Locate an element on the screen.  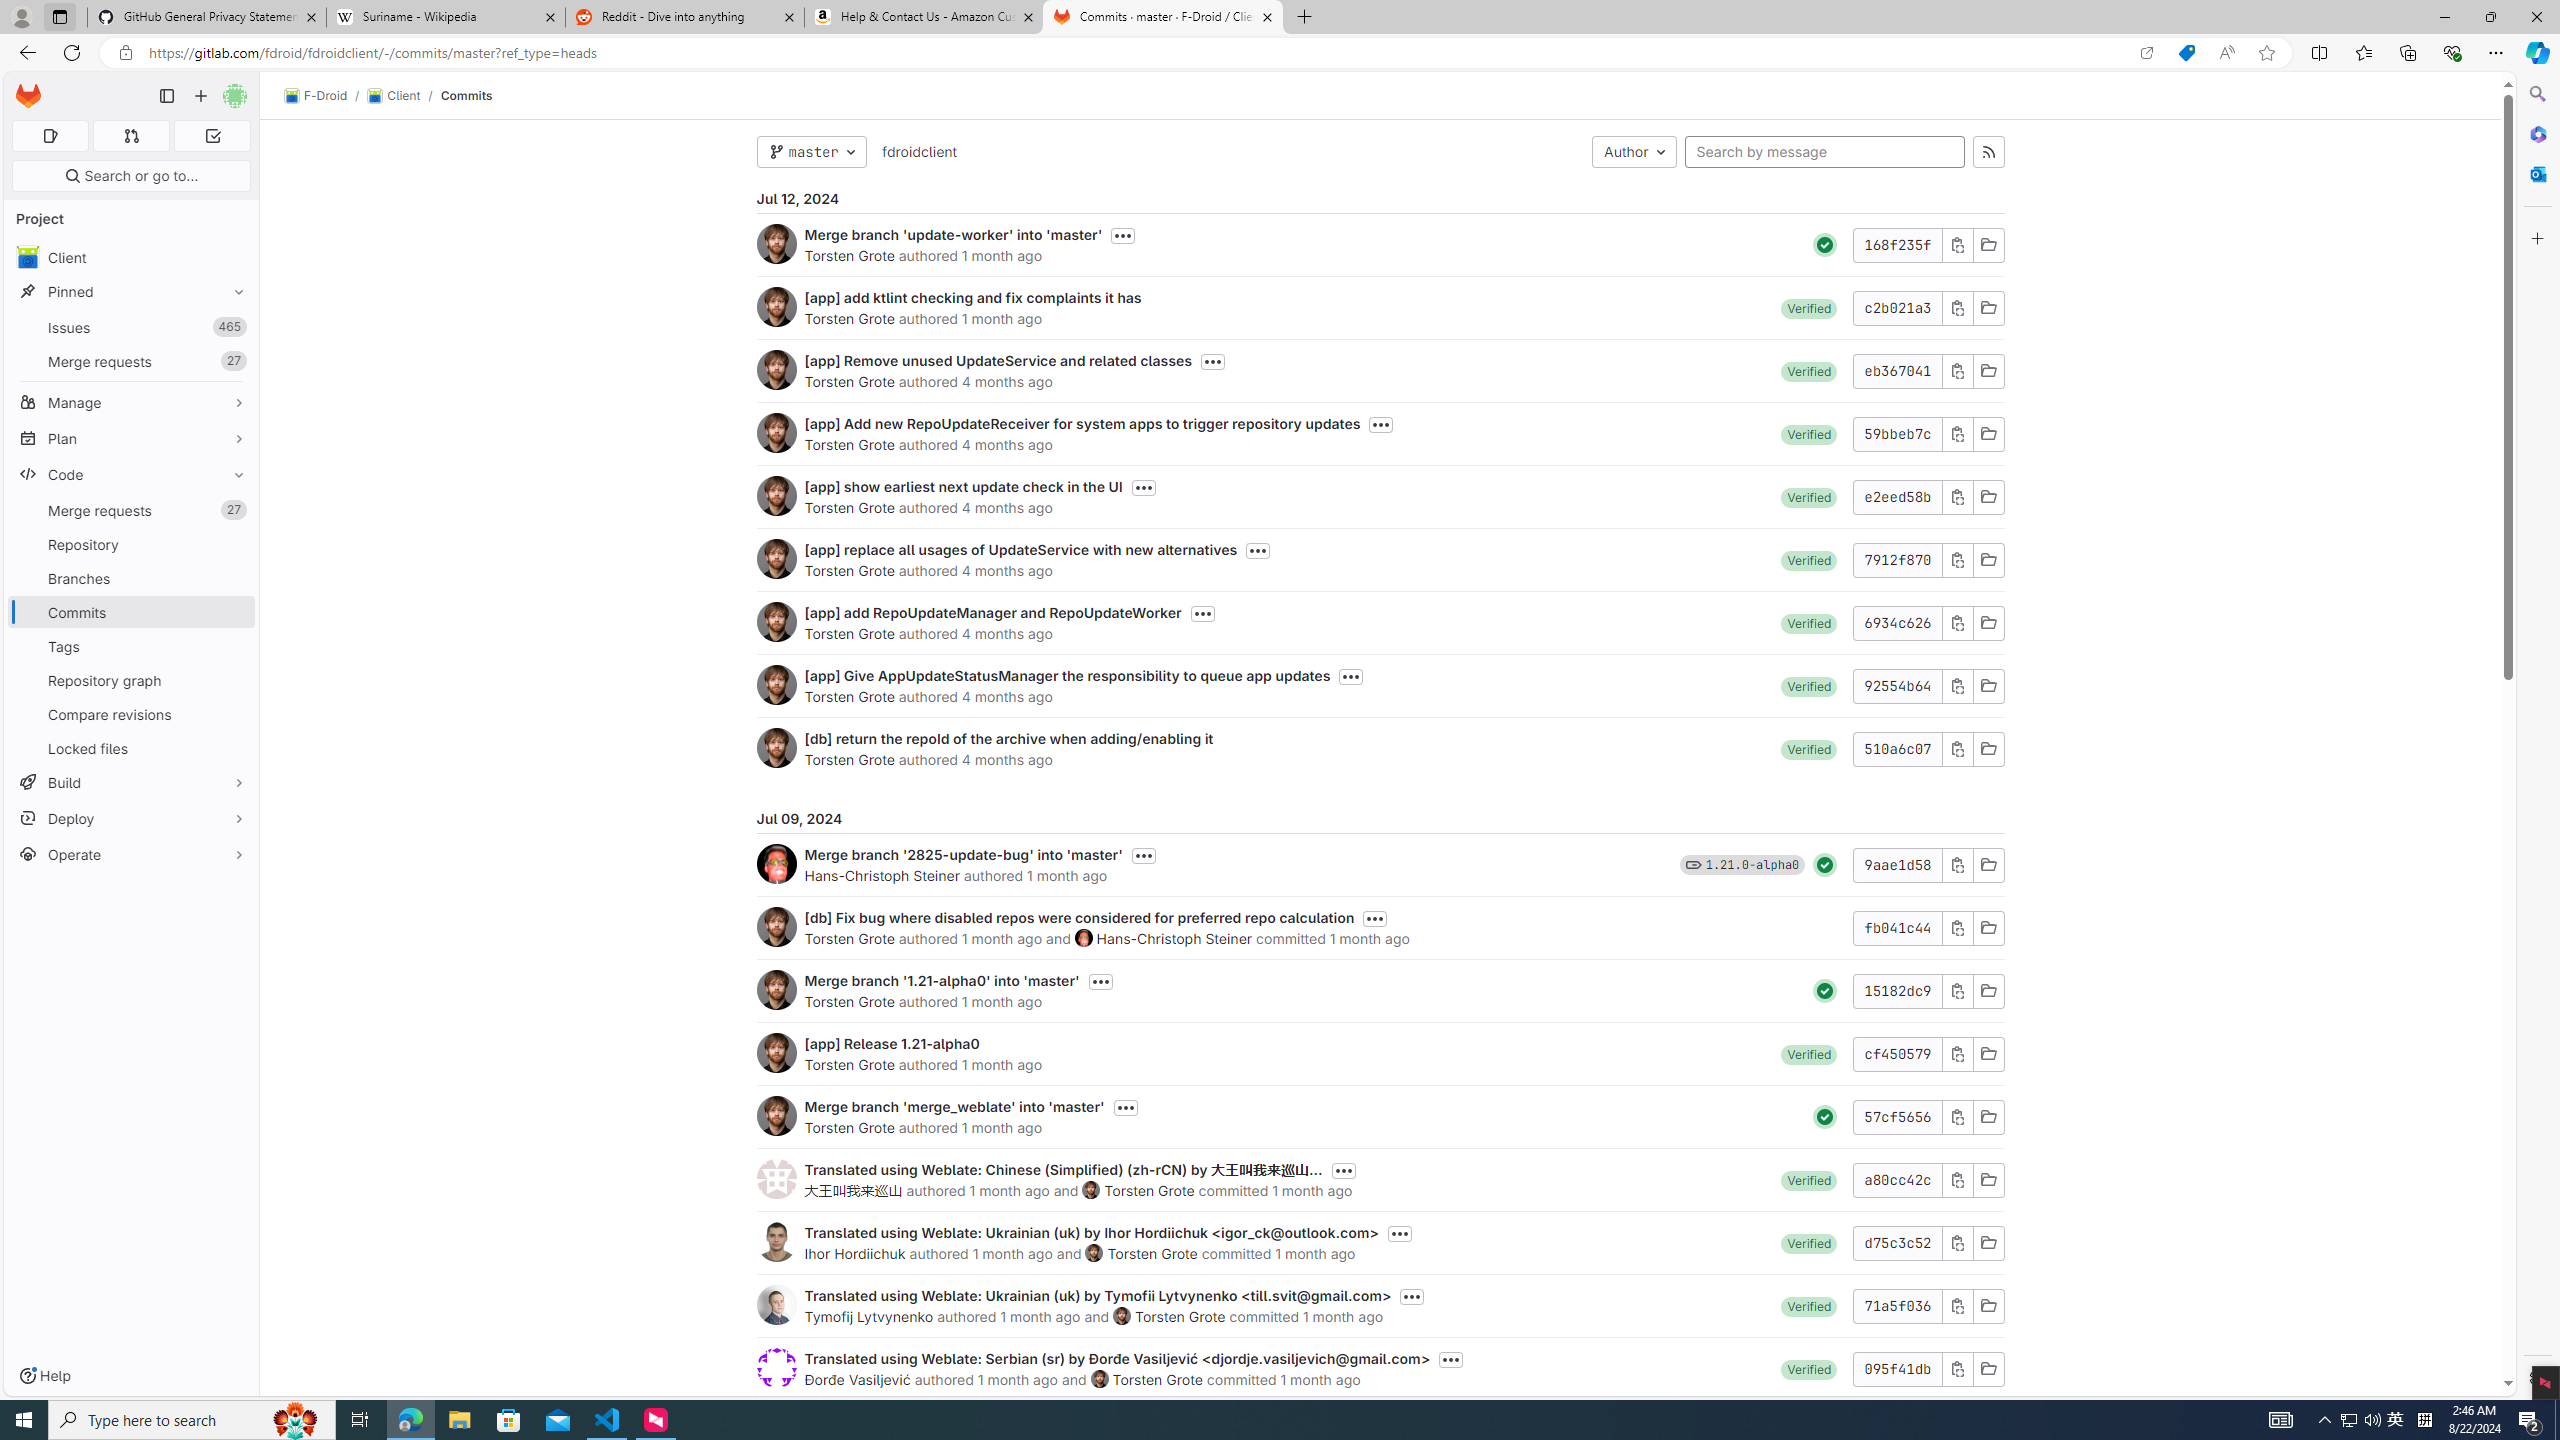
'Merge branch ' is located at coordinates (953, 1104).